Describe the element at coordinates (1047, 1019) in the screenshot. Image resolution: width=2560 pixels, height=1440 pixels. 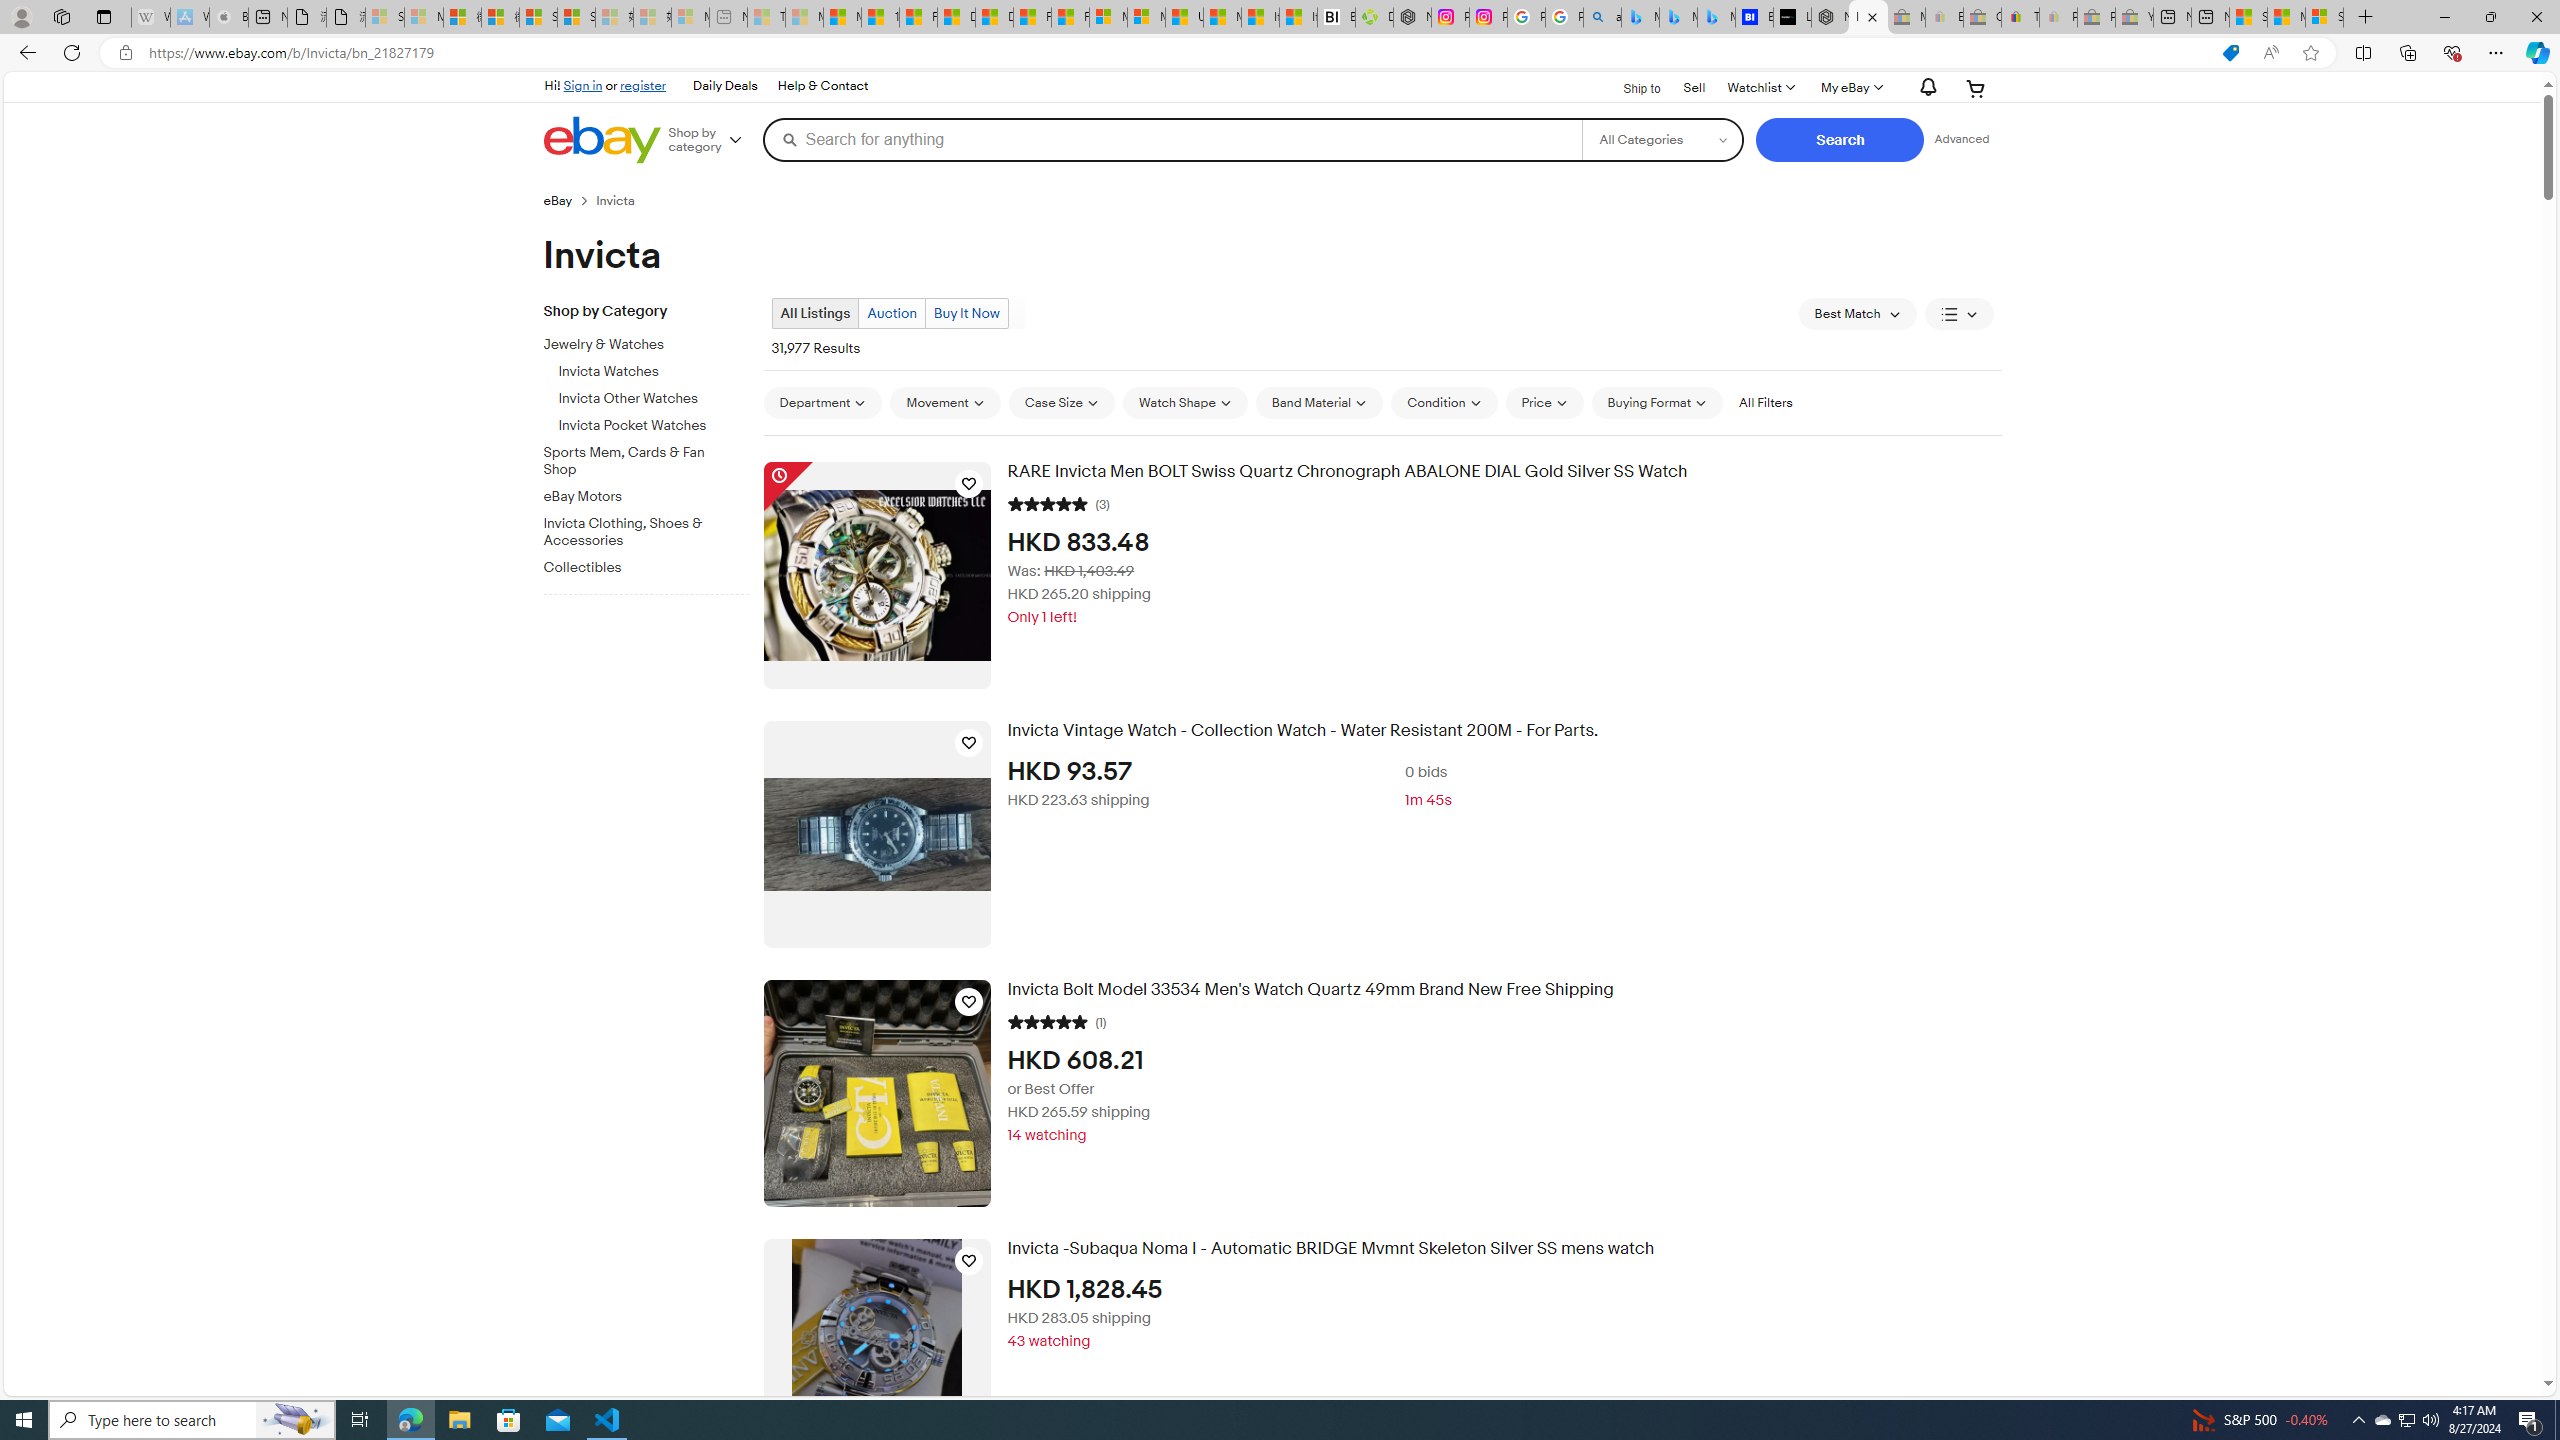
I see `'5 out of 5 stars'` at that location.